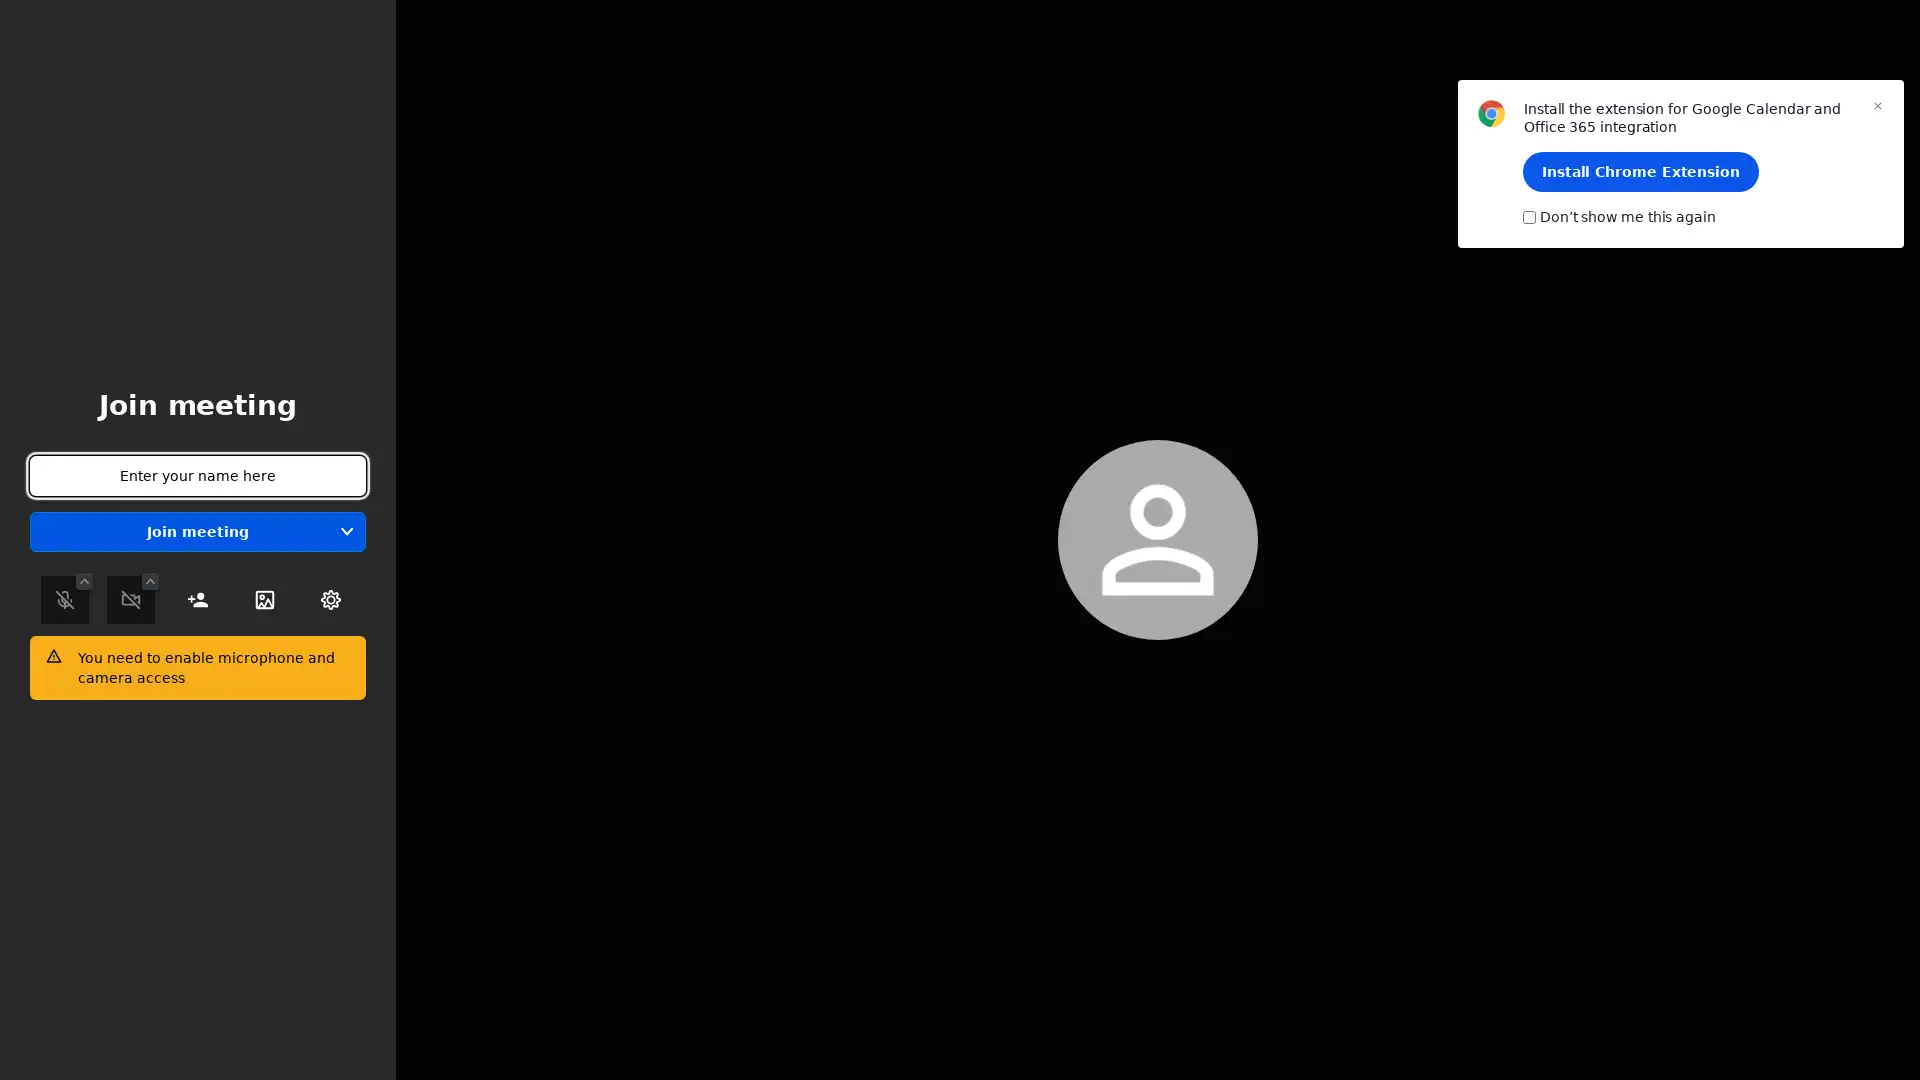 The height and width of the screenshot is (1080, 1920). I want to click on Join meeting, so click(197, 531).